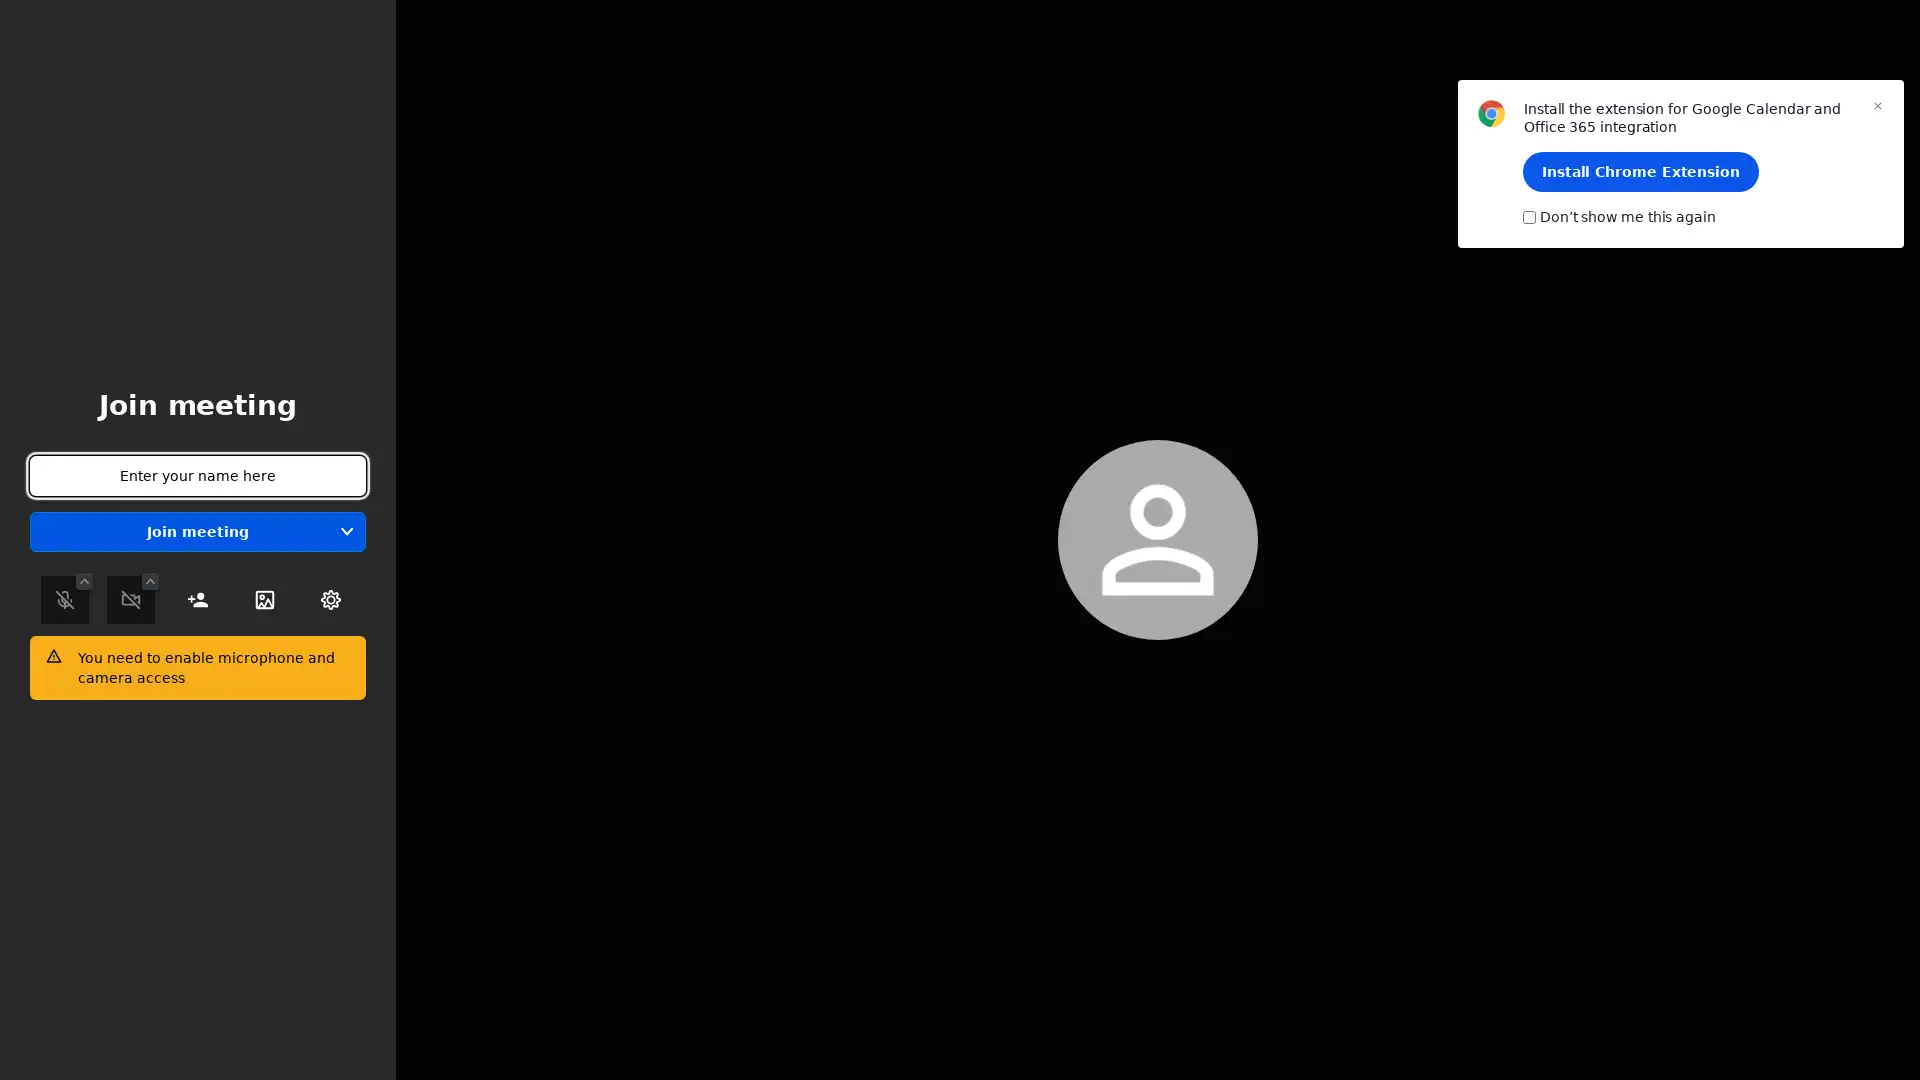 The height and width of the screenshot is (1080, 1920). I want to click on Join meeting, so click(197, 531).